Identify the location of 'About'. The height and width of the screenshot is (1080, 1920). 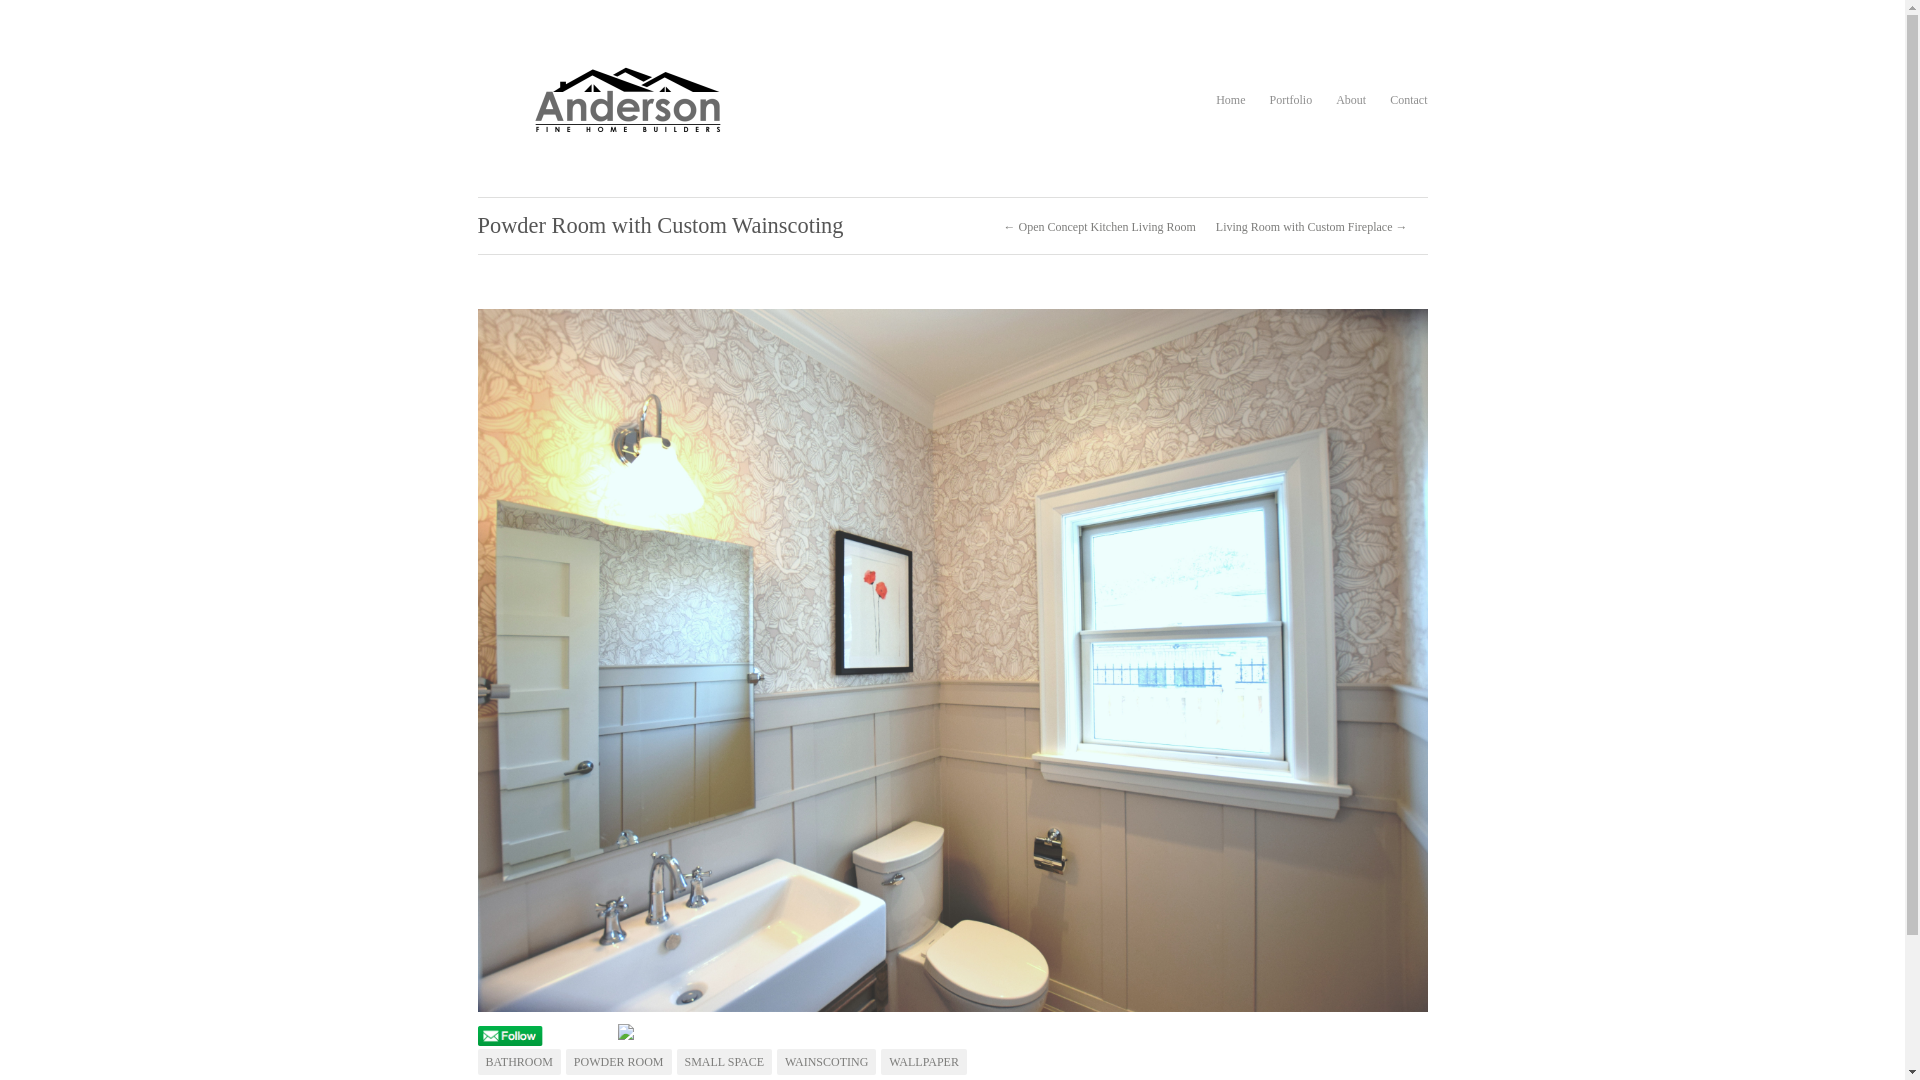
(1335, 100).